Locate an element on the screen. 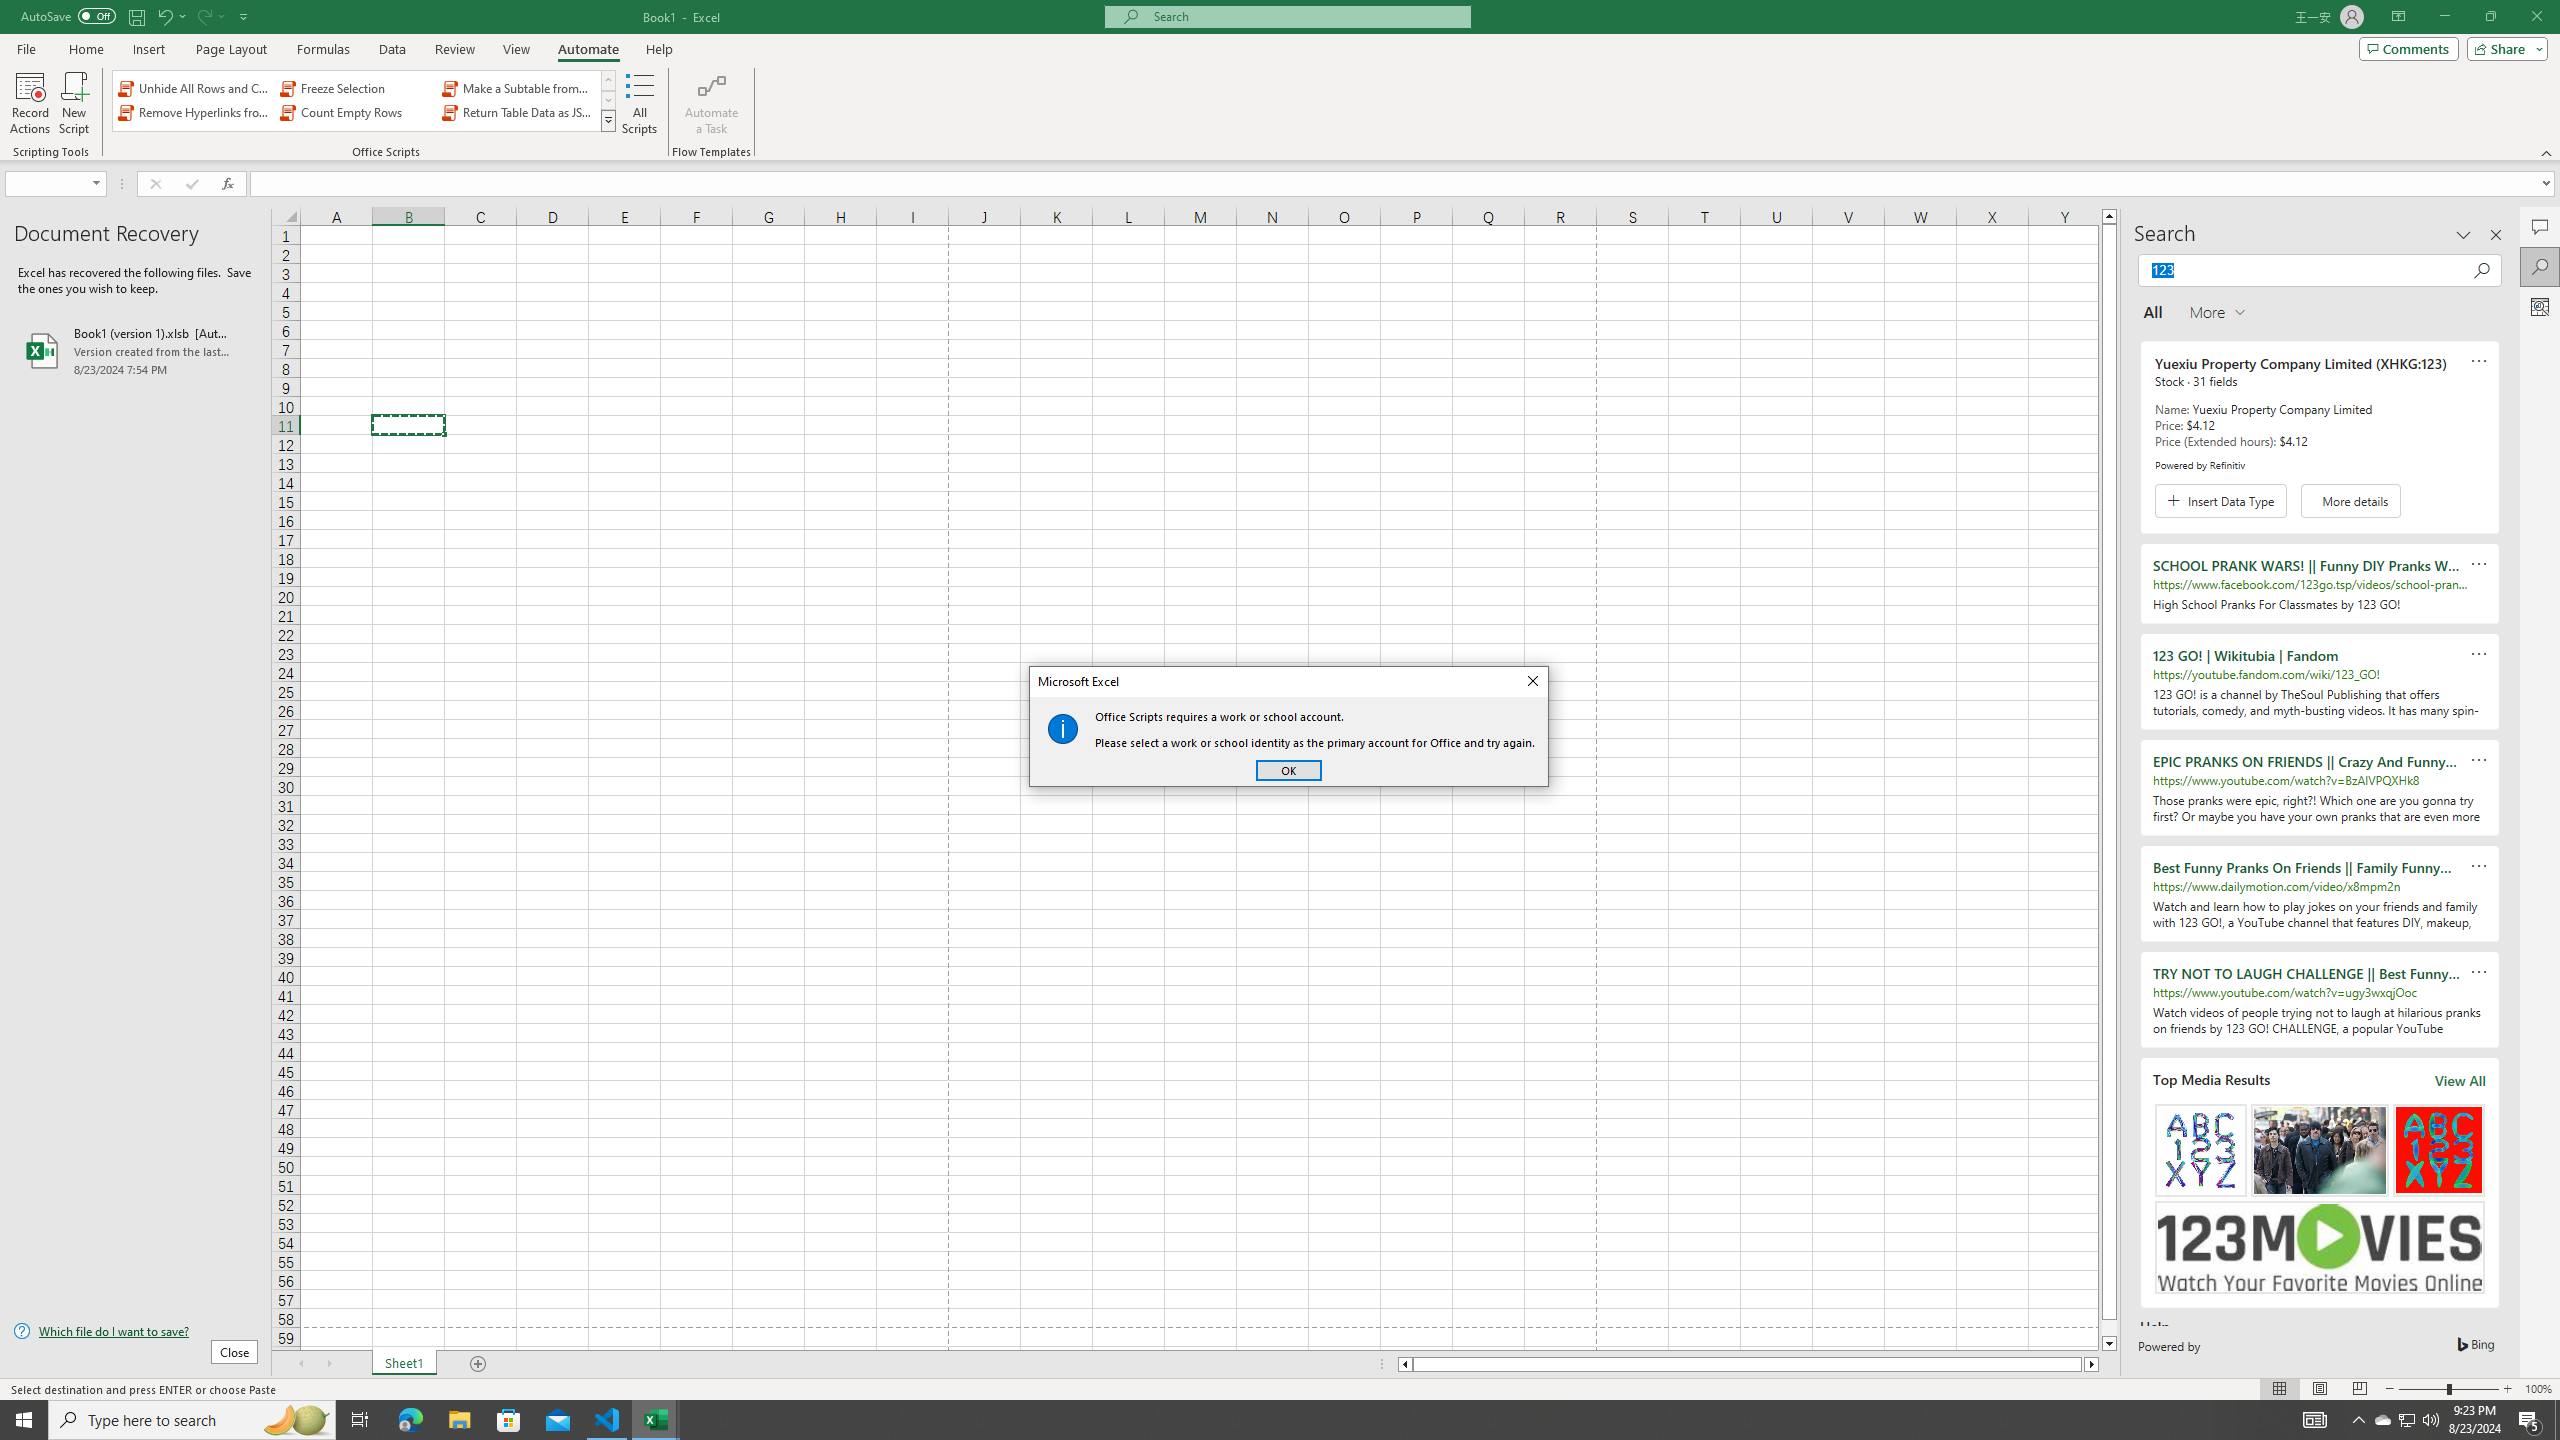  'Scroll Left' is located at coordinates (299, 1363).